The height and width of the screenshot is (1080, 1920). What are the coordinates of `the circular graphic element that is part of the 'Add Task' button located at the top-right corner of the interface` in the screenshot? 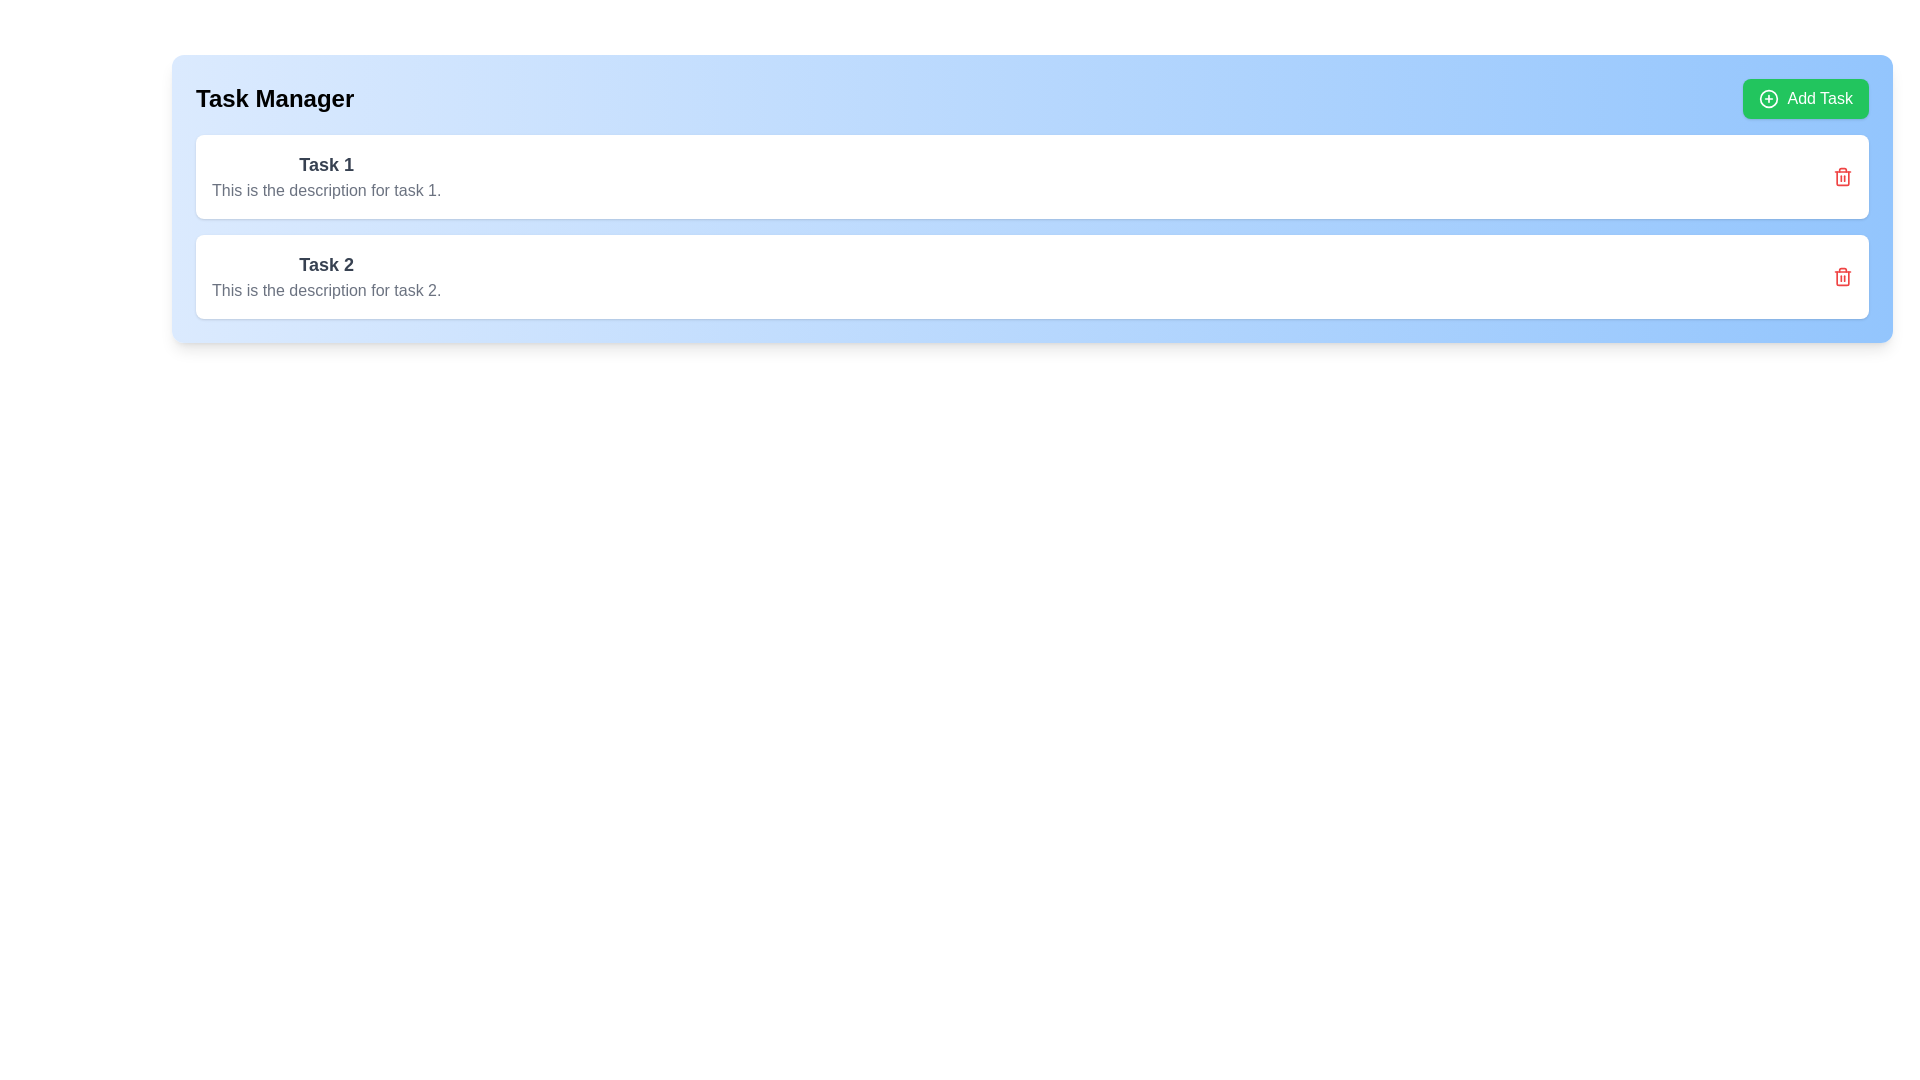 It's located at (1769, 99).